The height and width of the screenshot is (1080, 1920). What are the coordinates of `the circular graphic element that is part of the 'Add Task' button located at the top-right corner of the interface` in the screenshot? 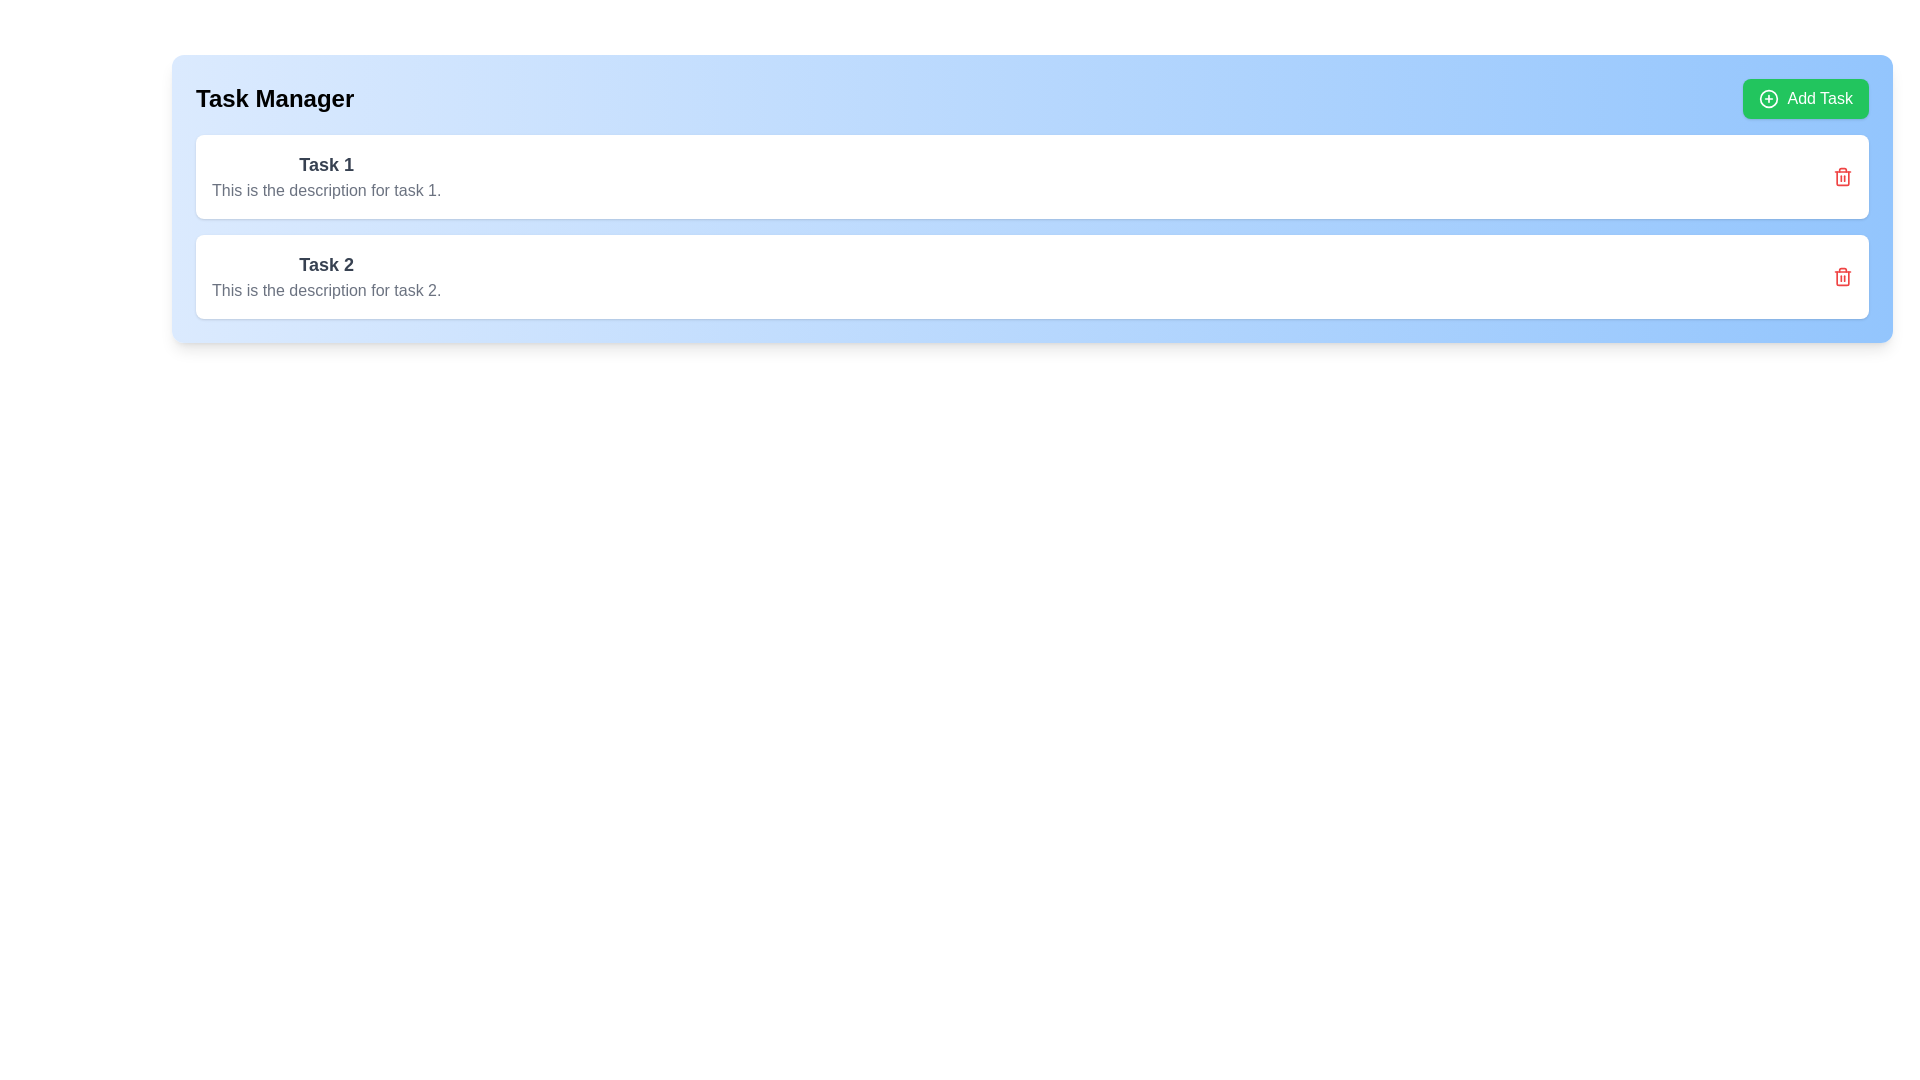 It's located at (1769, 99).